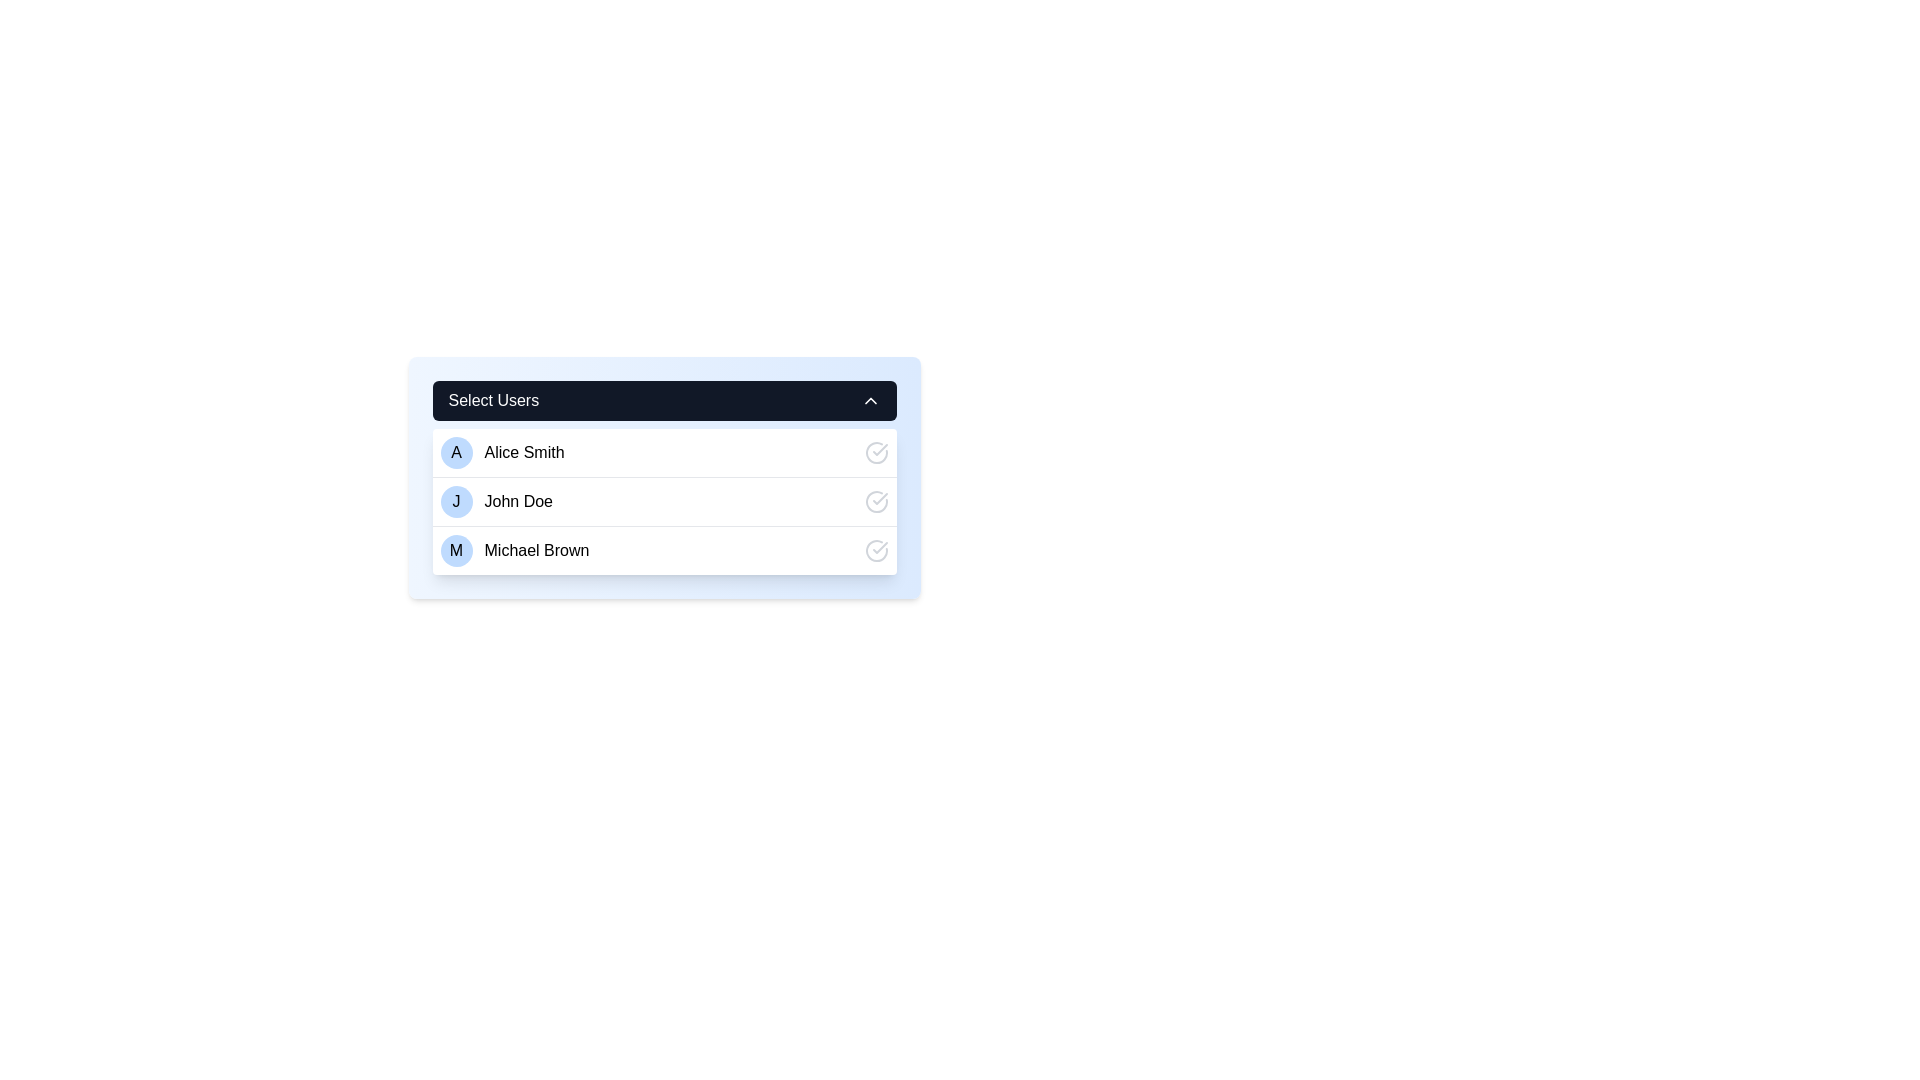 Image resolution: width=1920 pixels, height=1080 pixels. What do you see at coordinates (502, 452) in the screenshot?
I see `the first list item labeled 'Alice Smith' which has a circular blue background with the letter 'A' inside, located under the 'Select Users' title` at bounding box center [502, 452].